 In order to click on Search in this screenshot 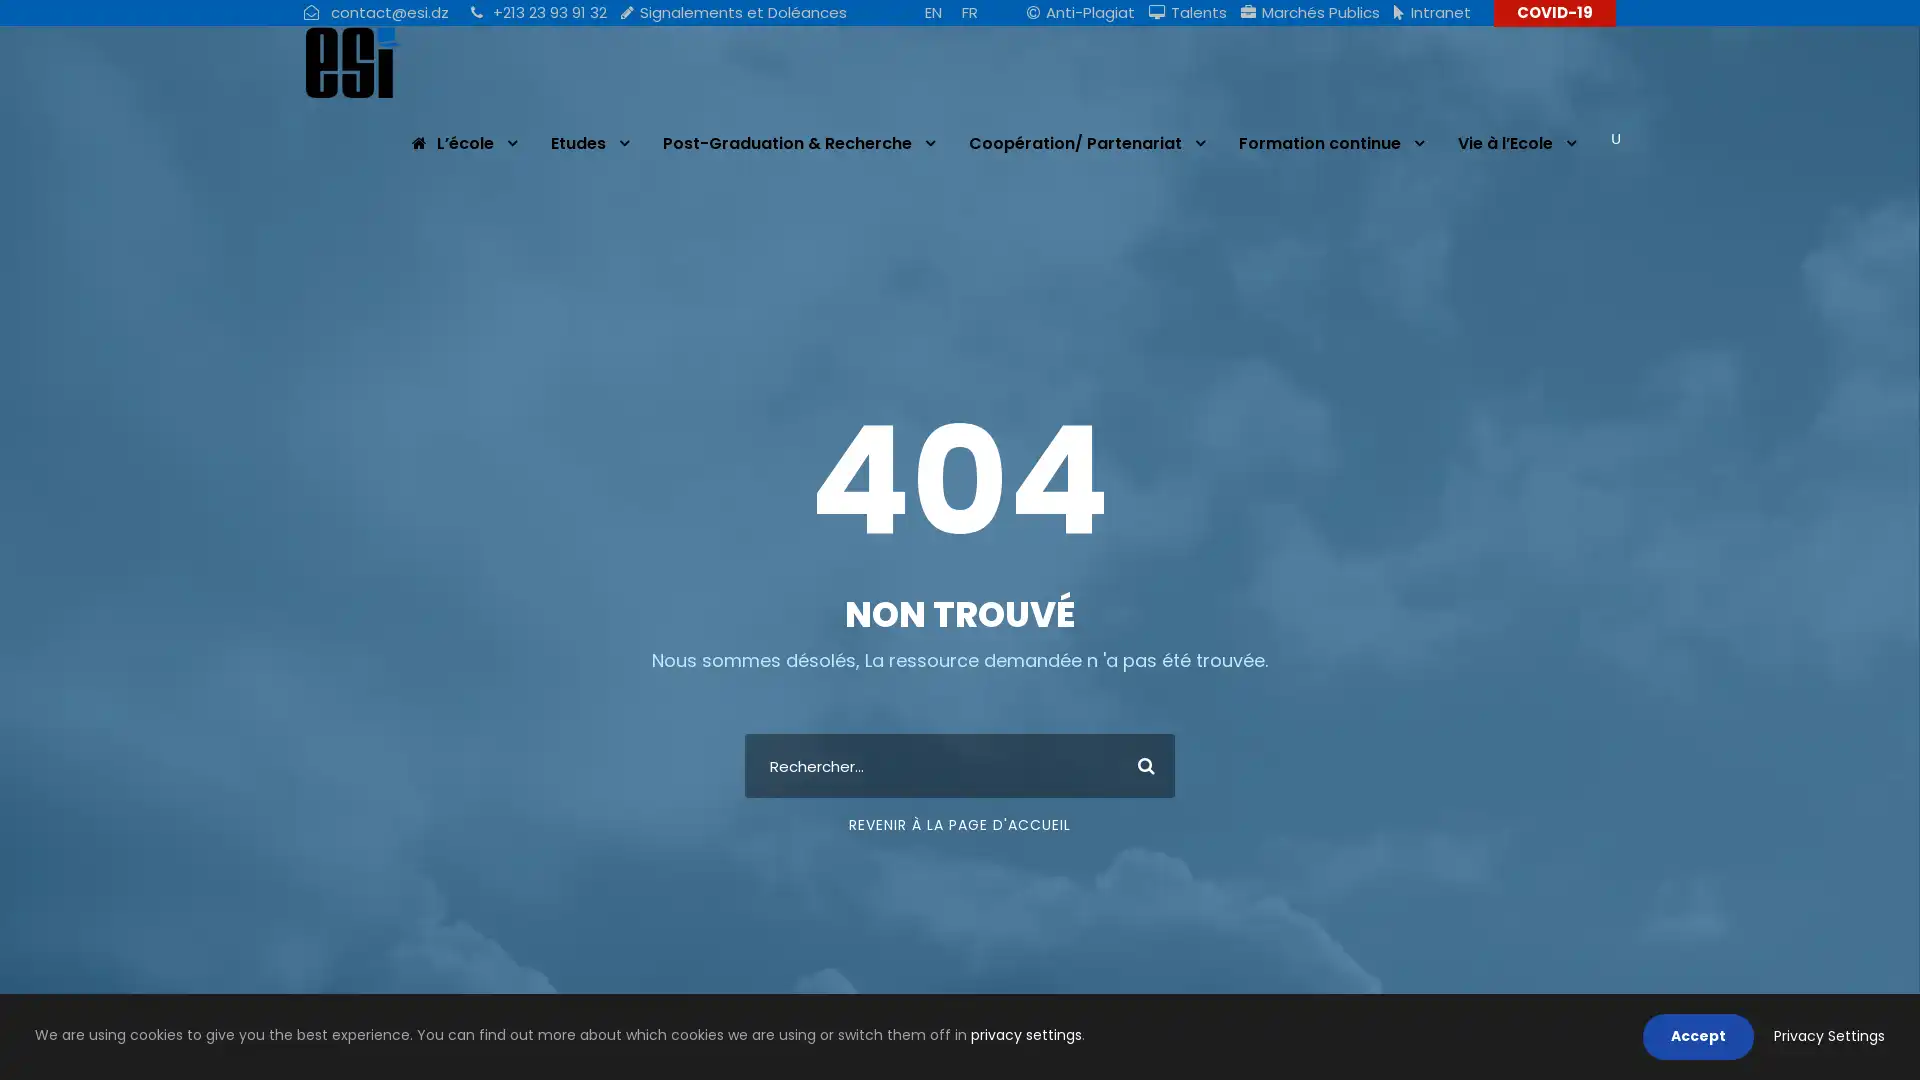, I will do `click(1142, 765)`.